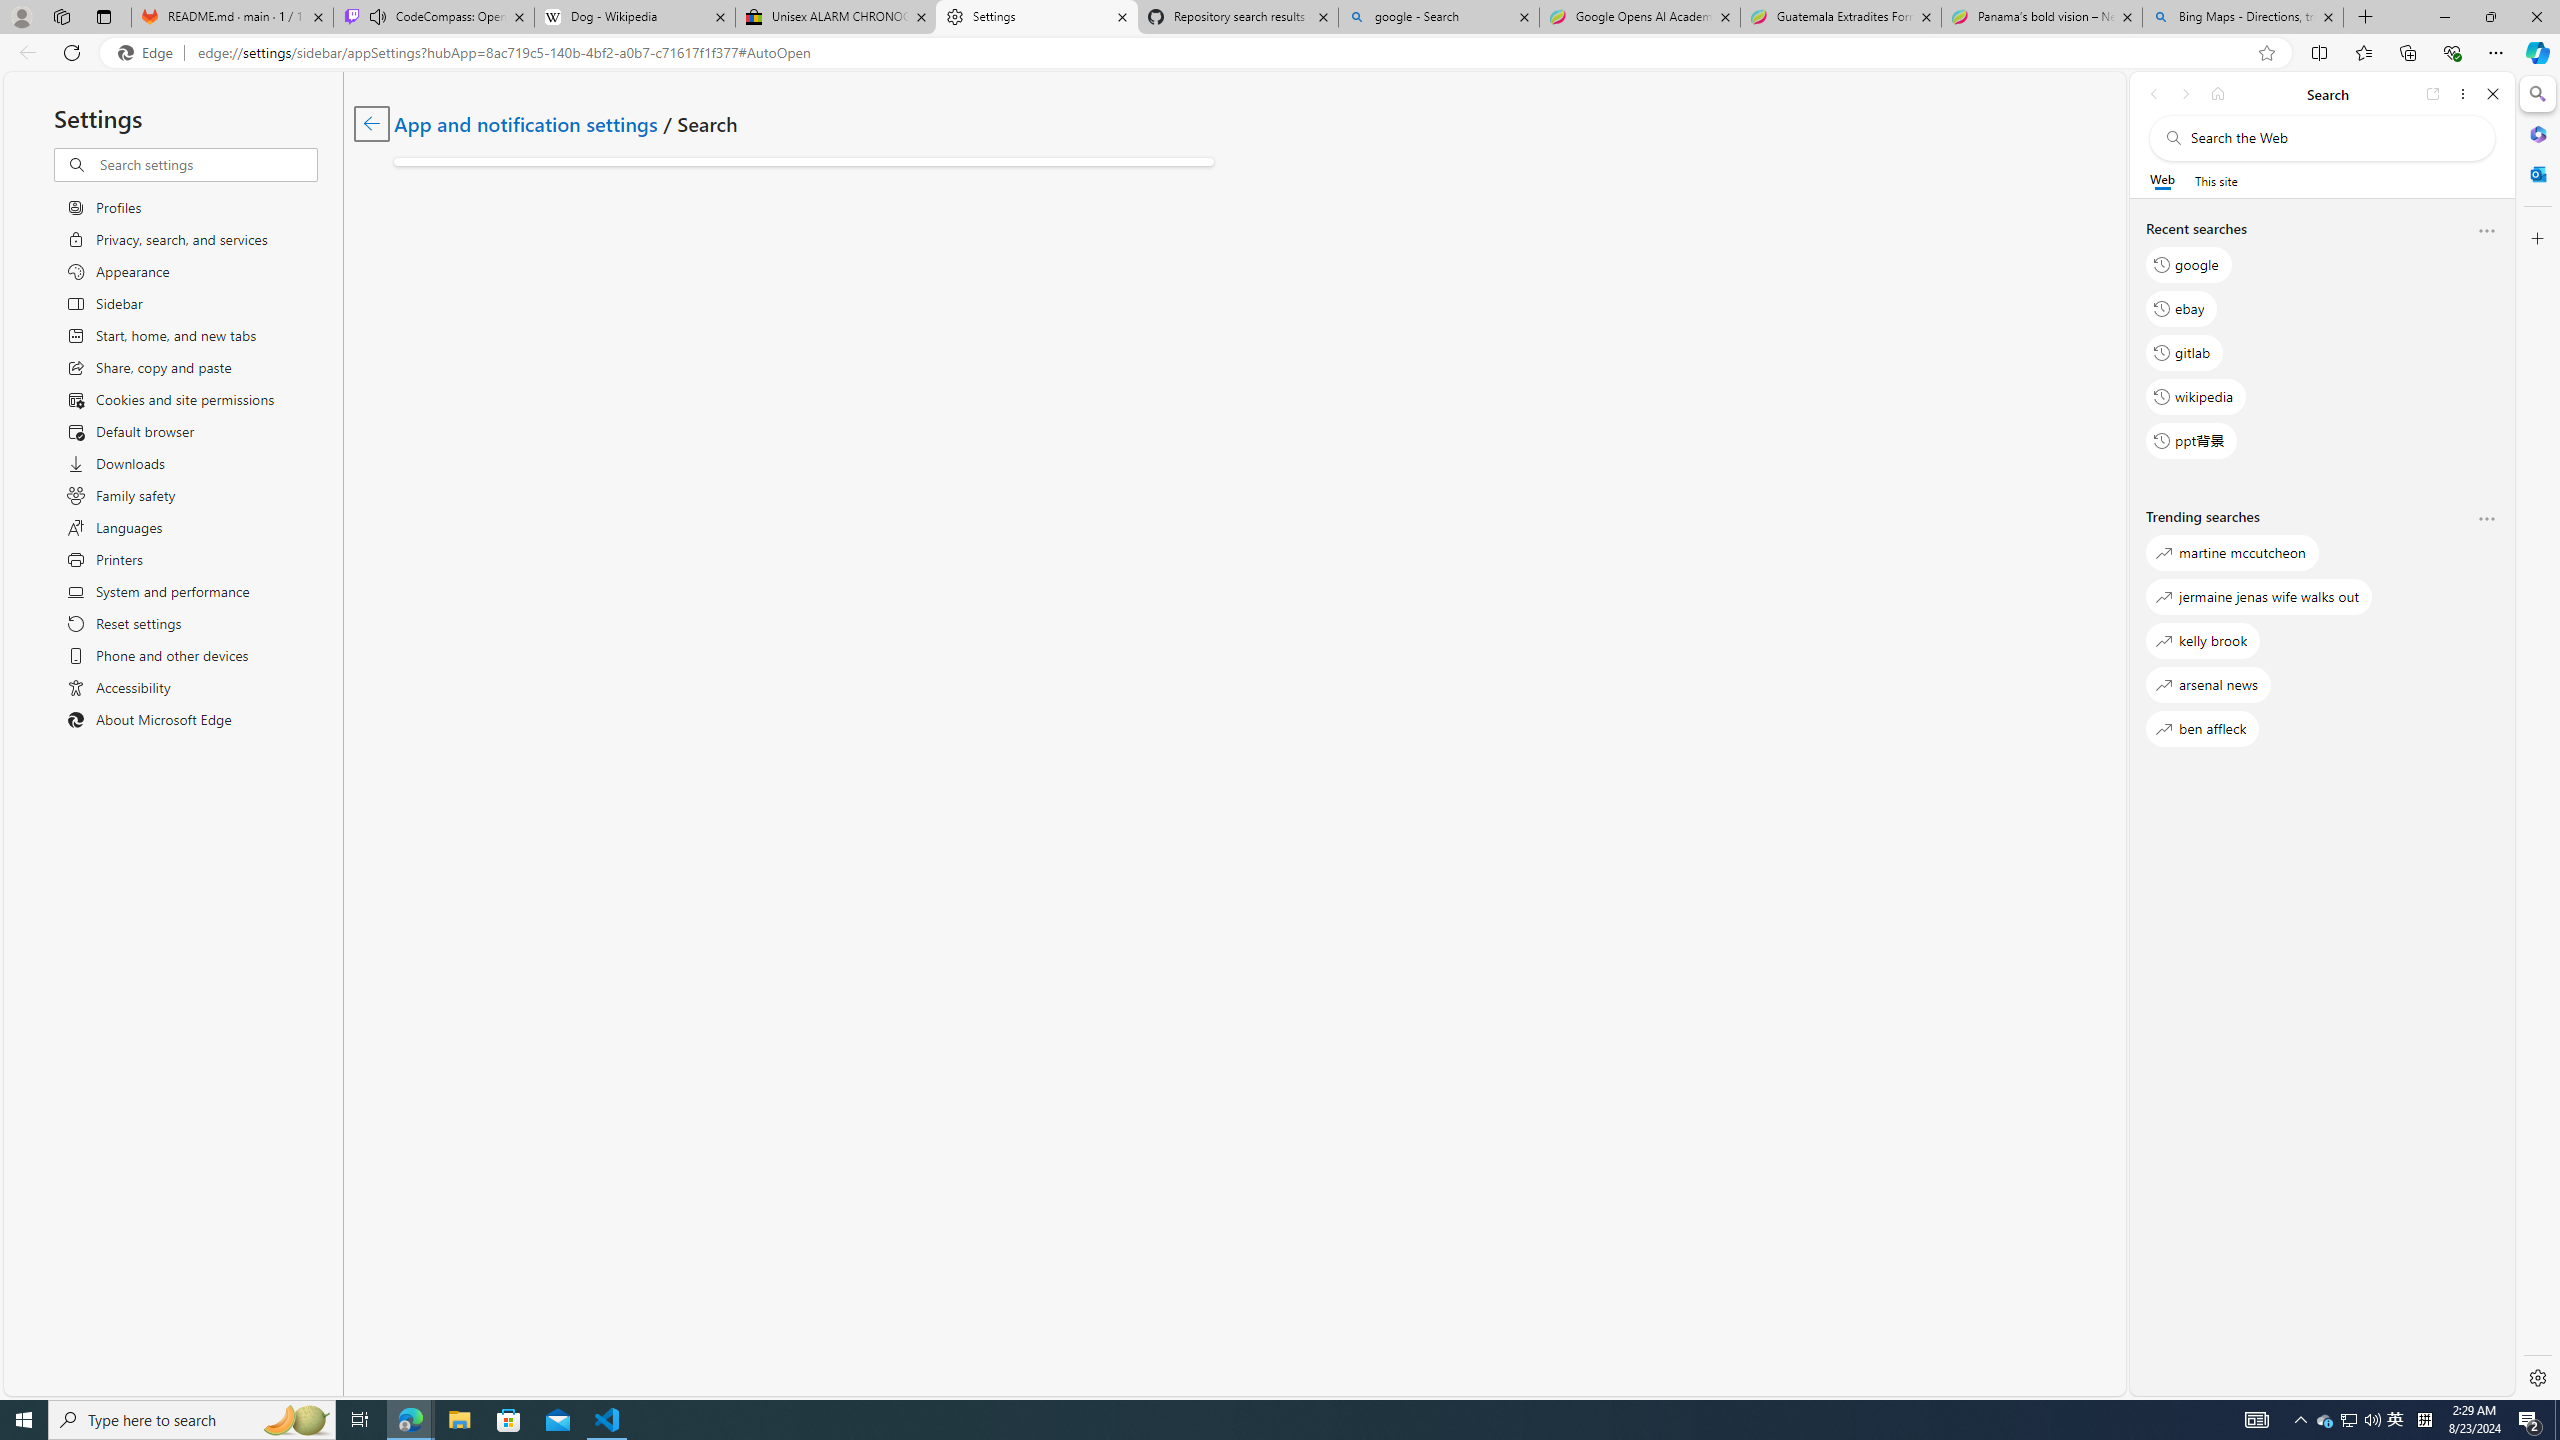  What do you see at coordinates (525, 122) in the screenshot?
I see `'App and notification settings'` at bounding box center [525, 122].